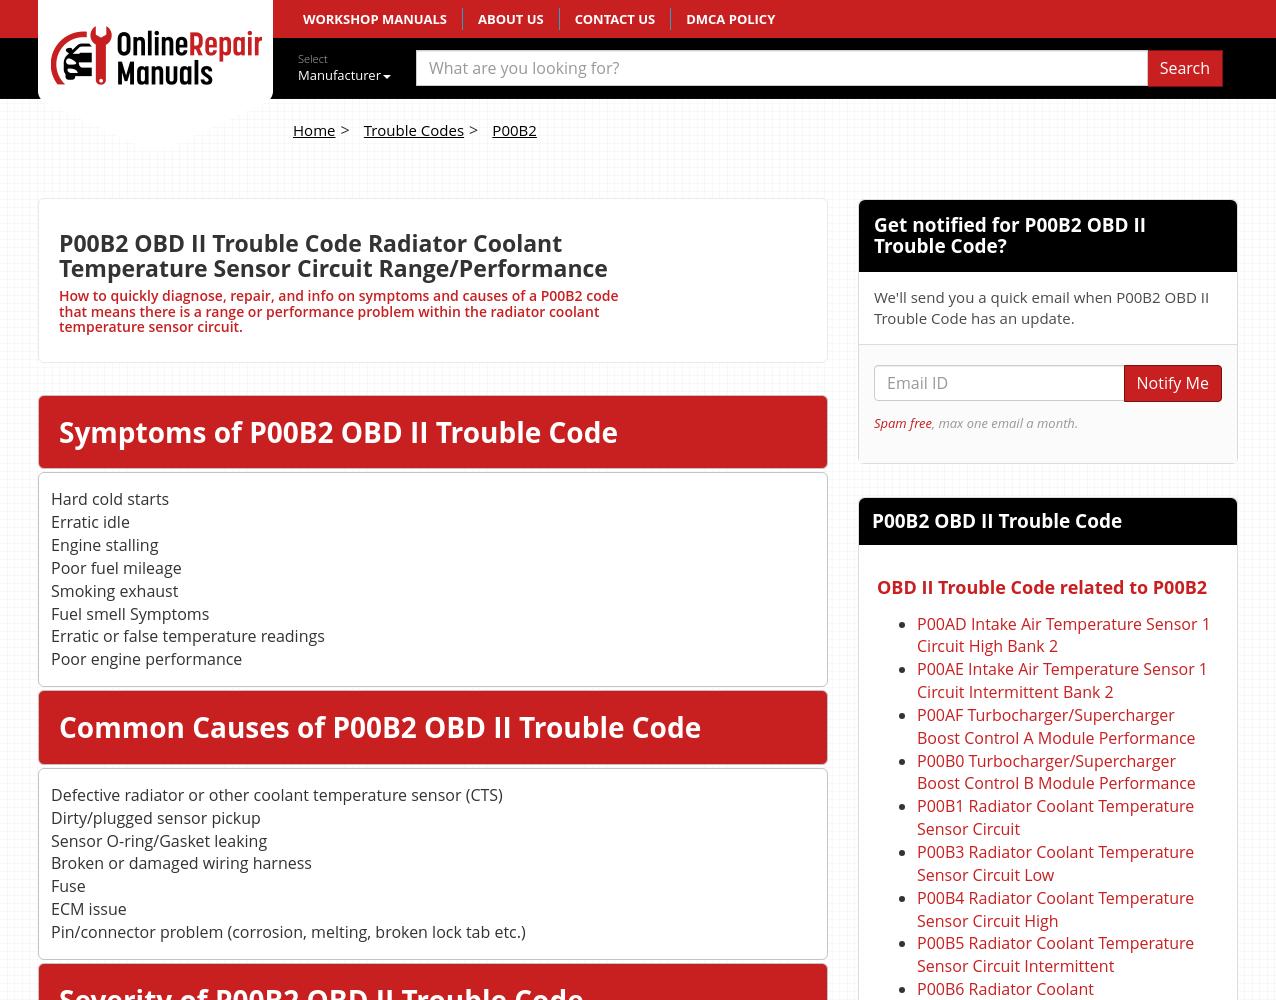 This screenshot has height=1000, width=1276. What do you see at coordinates (275, 794) in the screenshot?
I see `'Defective radiator or other coolant temperature sensor (CTS)'` at bounding box center [275, 794].